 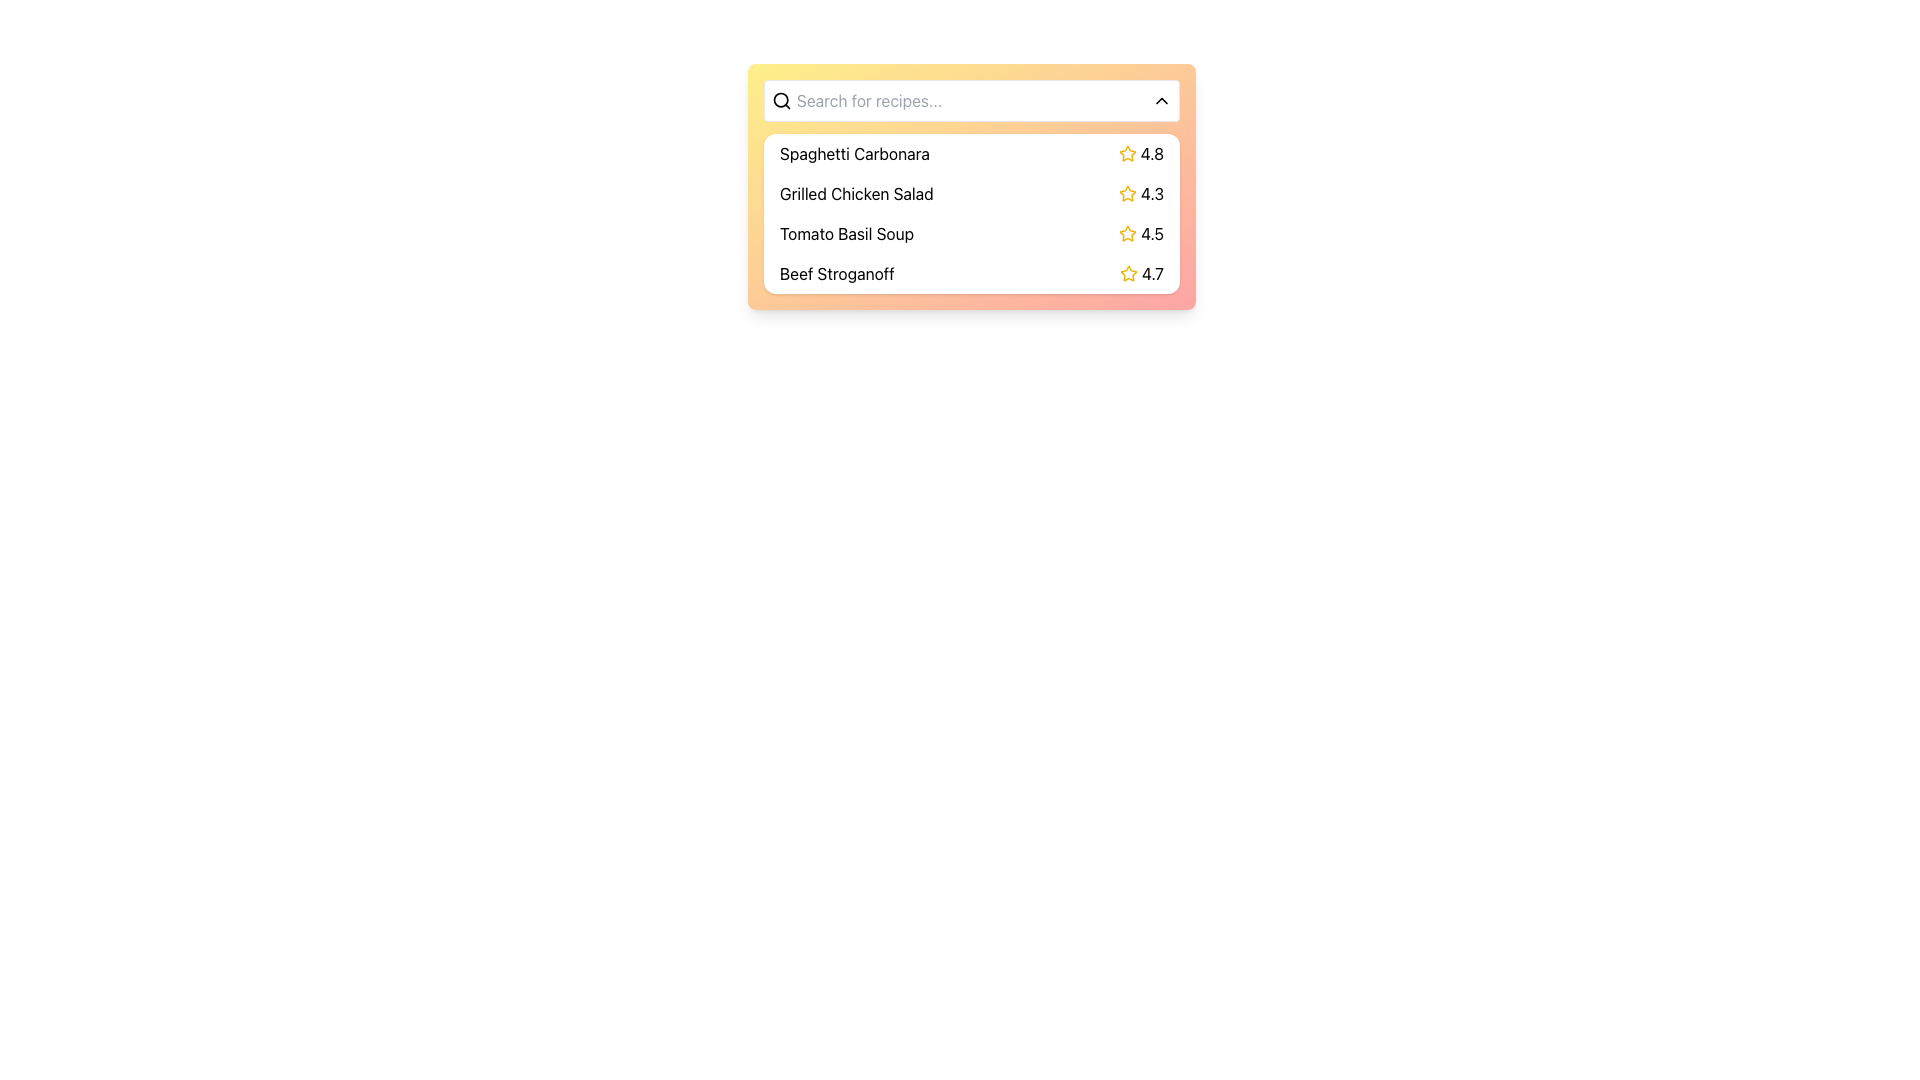 I want to click on the small star-shaped icon with a yellow outline located next to the rating '4.8' for 'Spaghetti Carbonara' in the first row of the list, so click(x=1127, y=152).